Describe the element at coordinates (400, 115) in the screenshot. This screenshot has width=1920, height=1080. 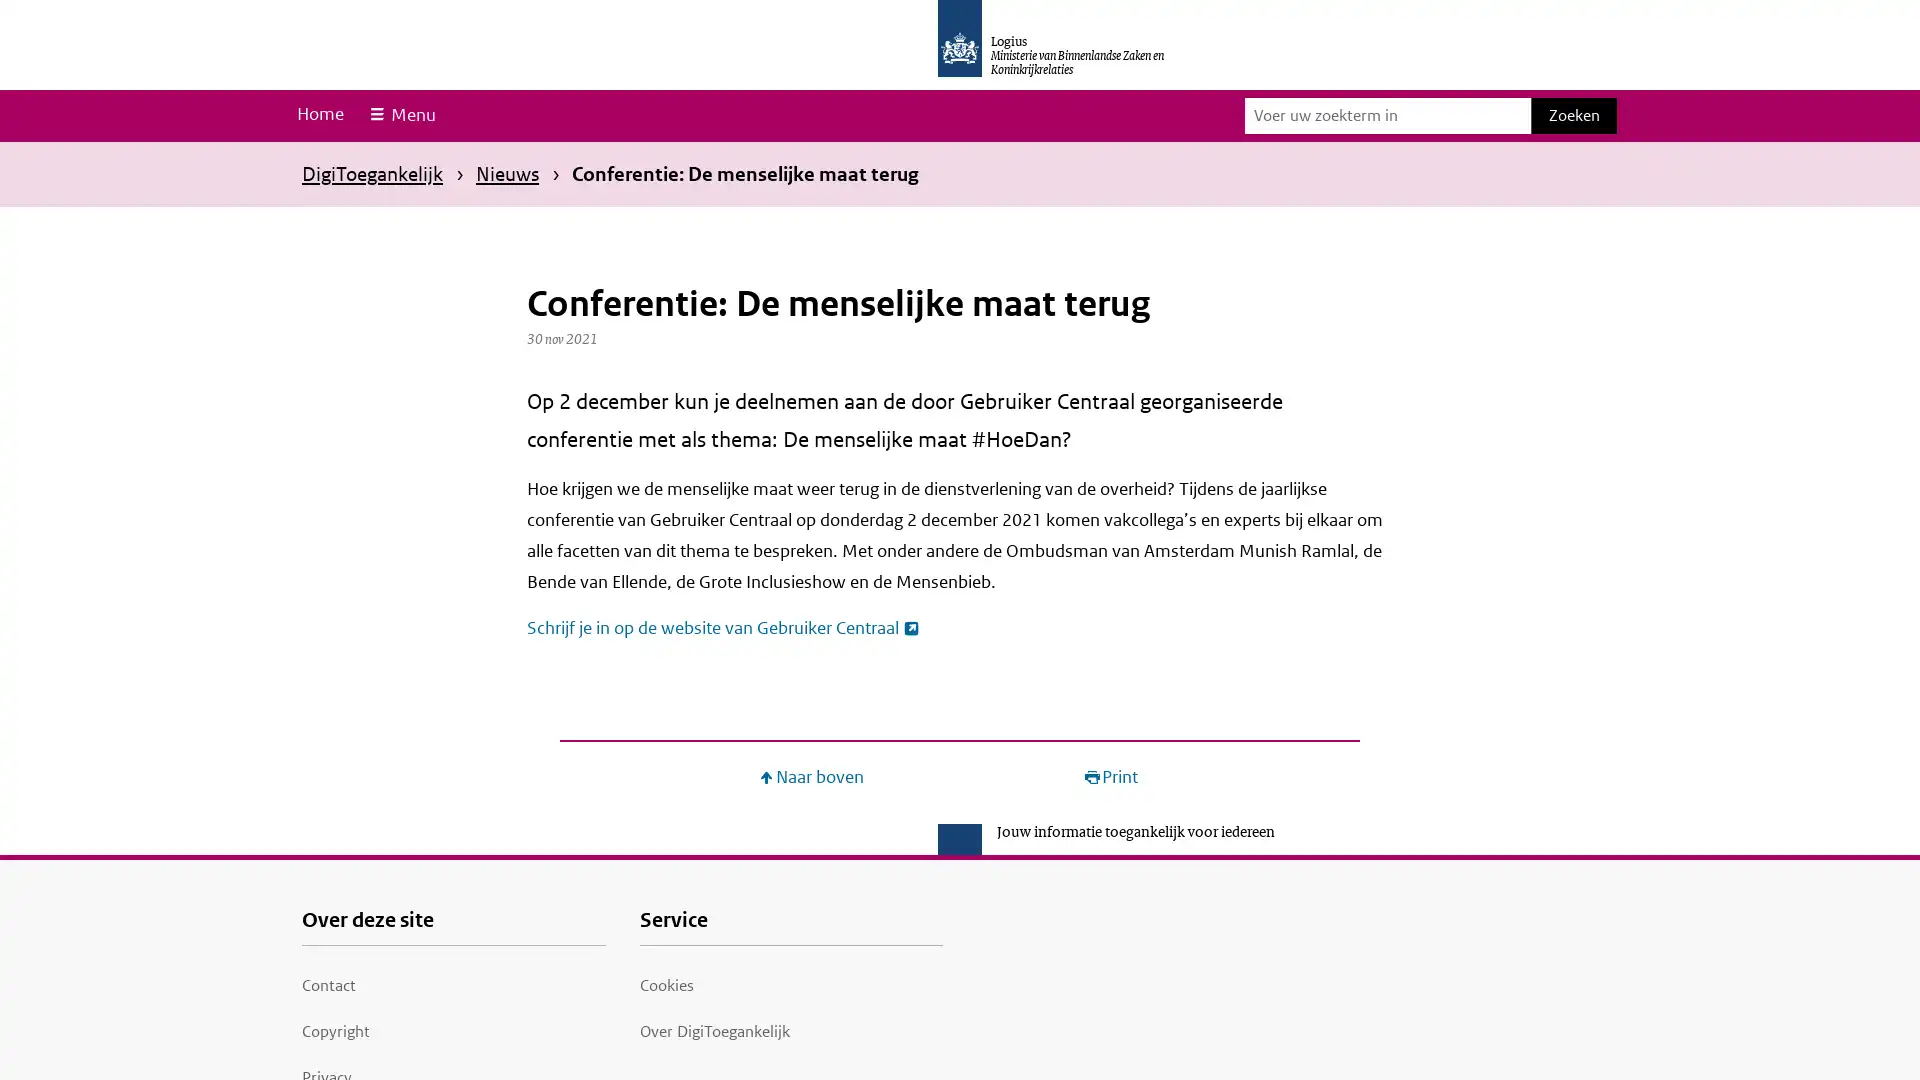
I see `Toggle menu navigation` at that location.